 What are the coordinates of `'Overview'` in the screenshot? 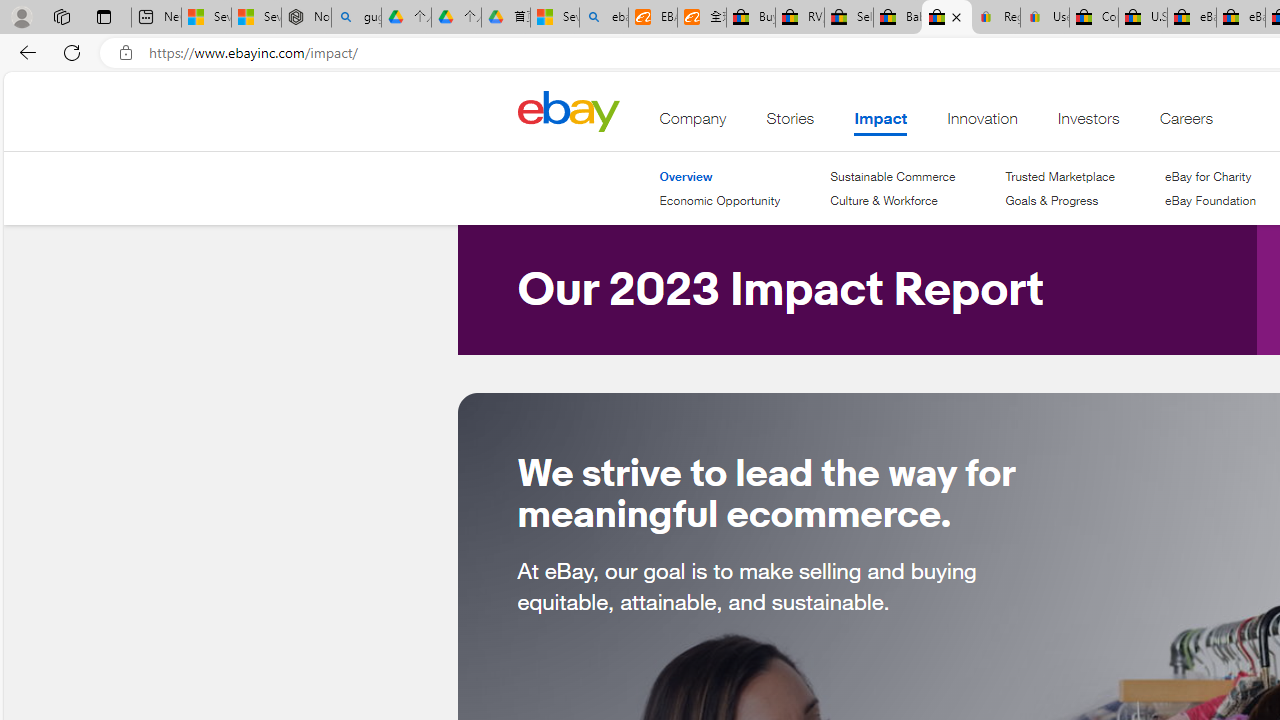 It's located at (720, 176).